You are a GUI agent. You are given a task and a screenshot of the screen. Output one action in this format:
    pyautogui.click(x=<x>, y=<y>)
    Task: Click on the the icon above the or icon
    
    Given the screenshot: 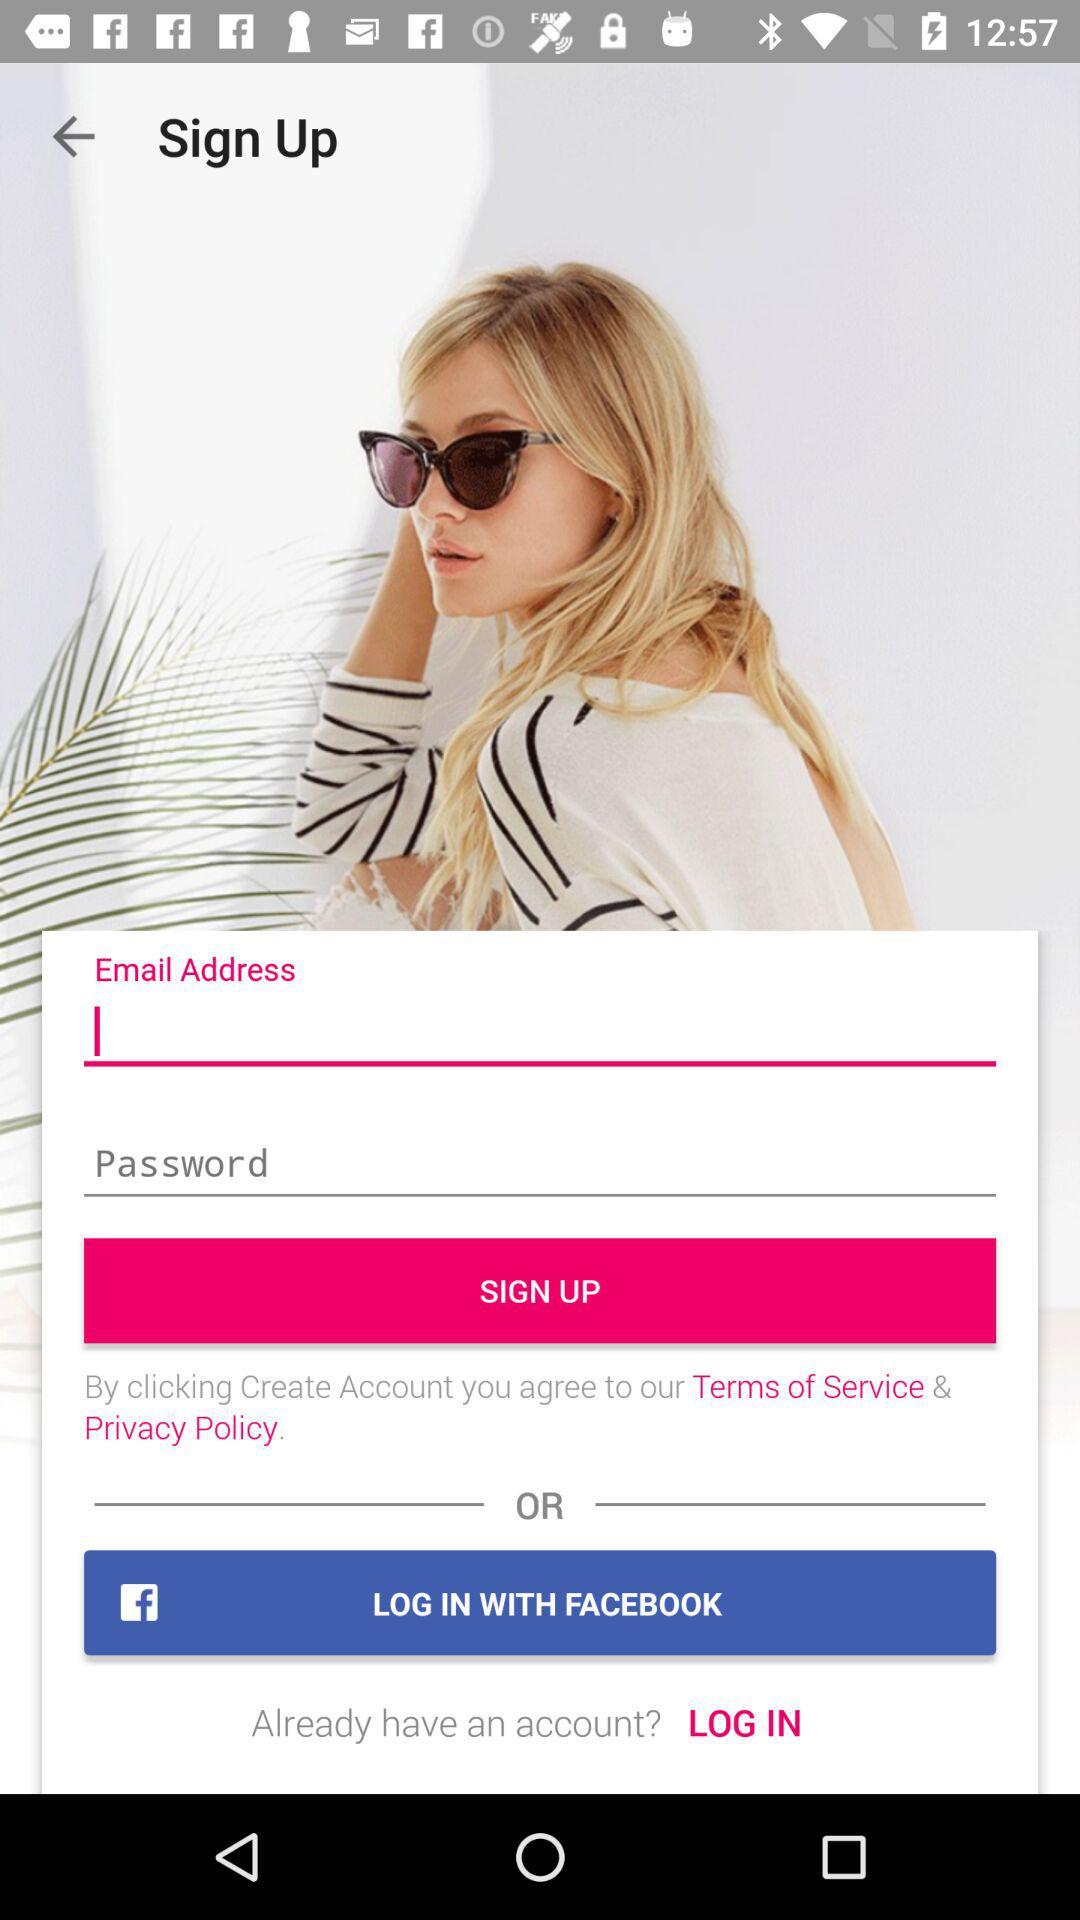 What is the action you would take?
    pyautogui.click(x=540, y=1405)
    